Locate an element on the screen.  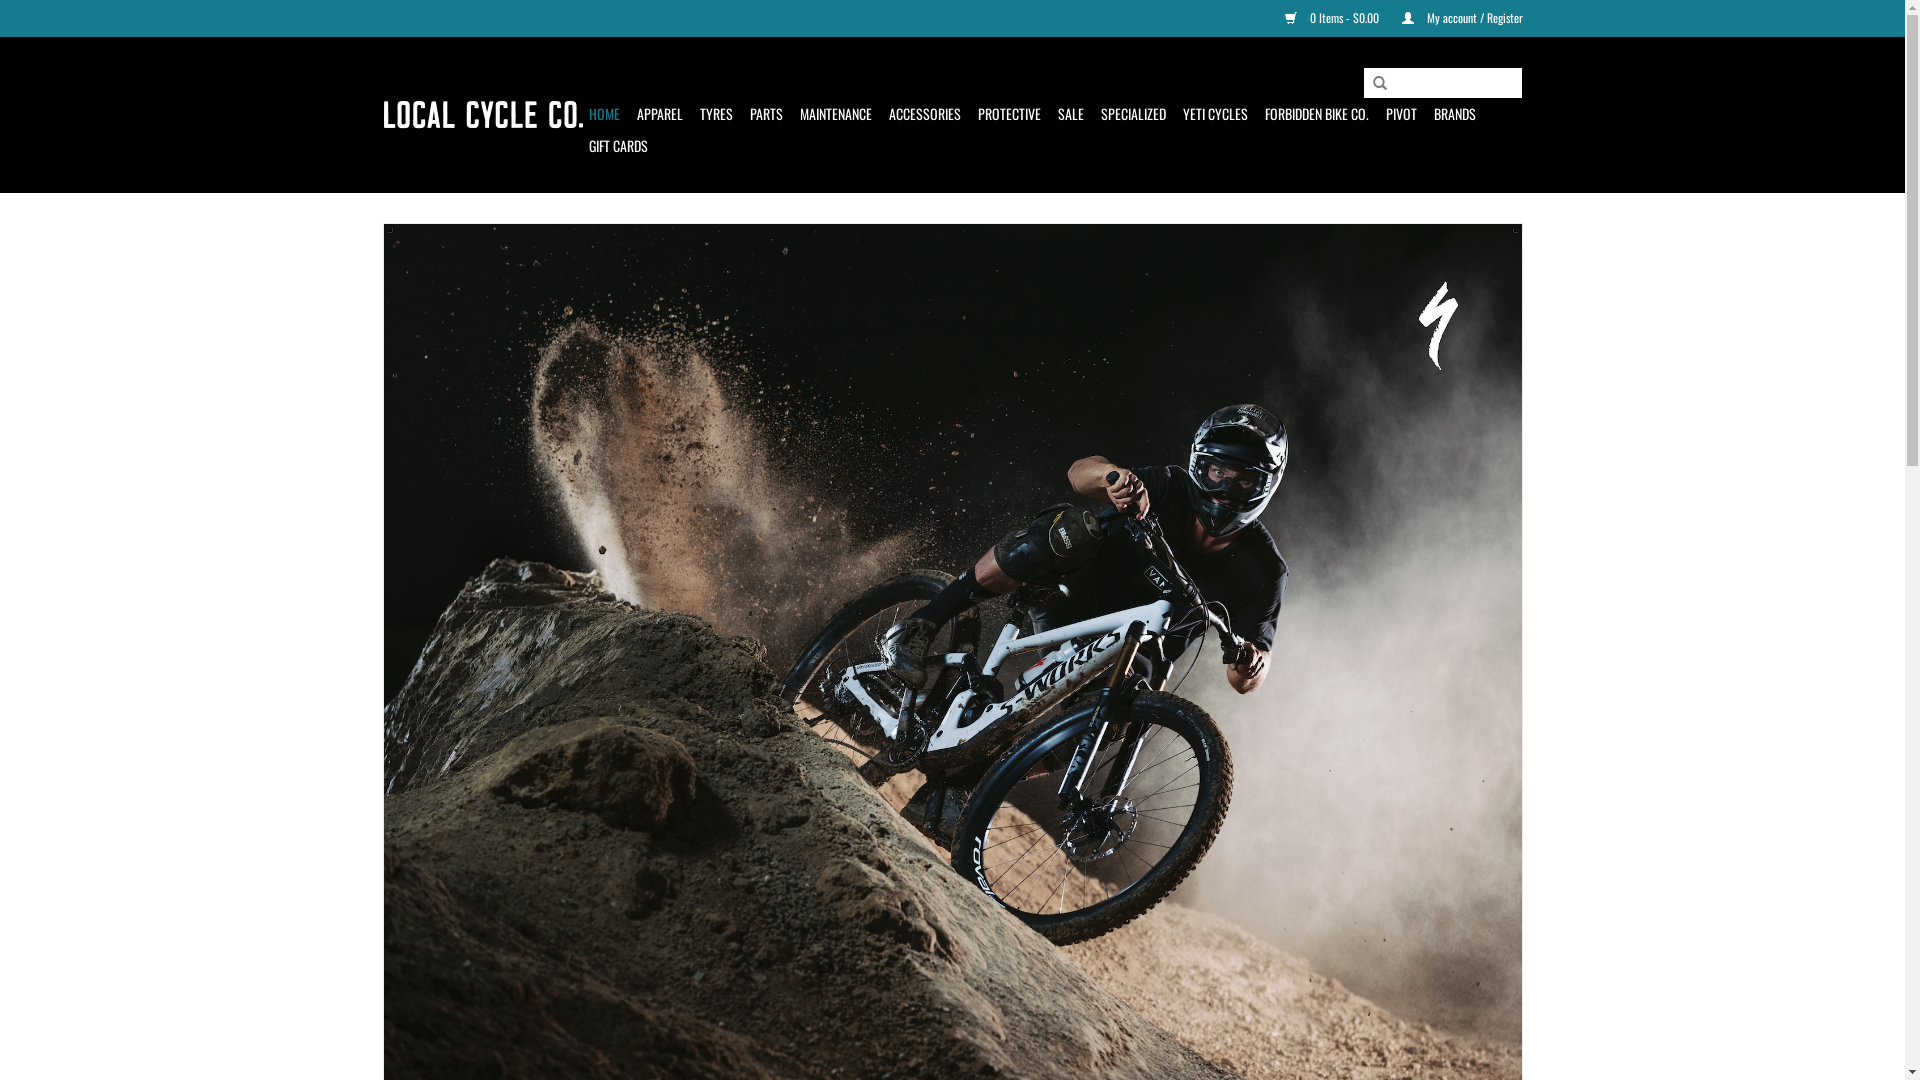
'HOME' is located at coordinates (602, 114).